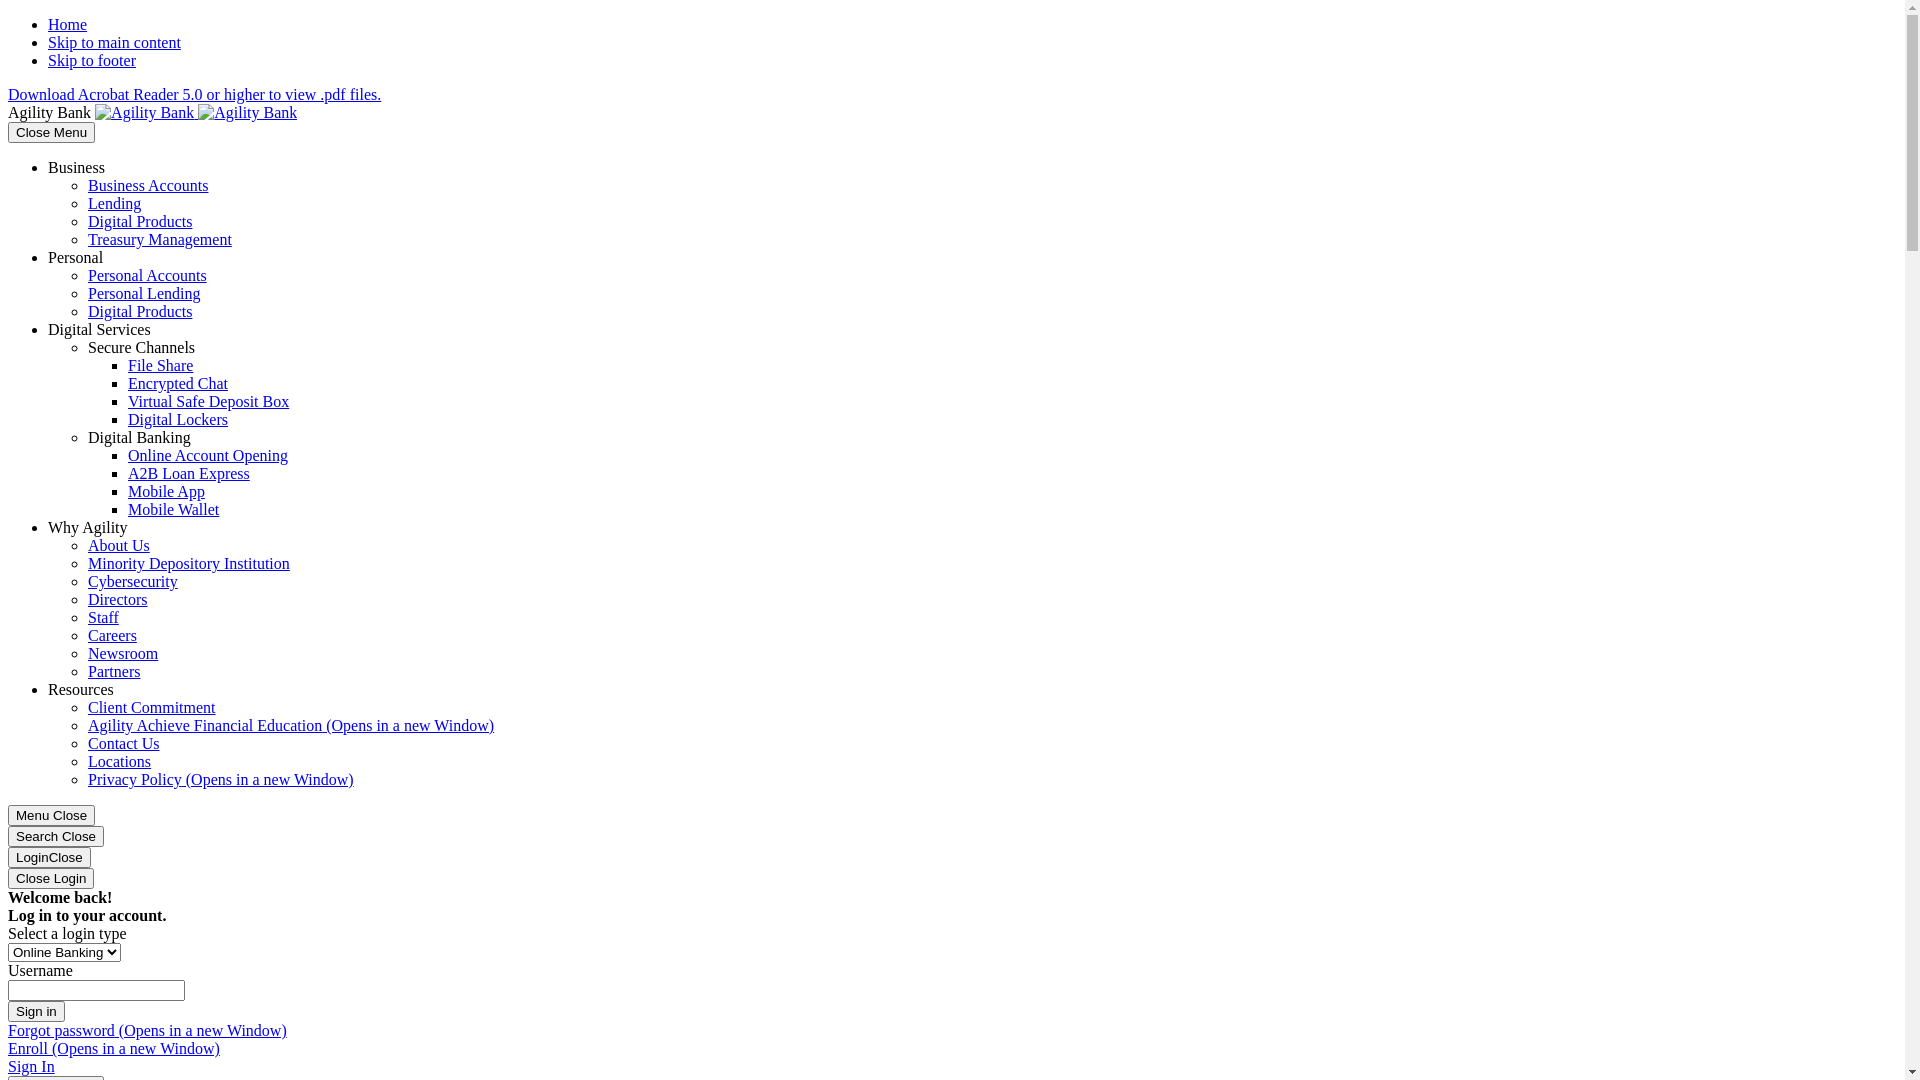 Image resolution: width=1920 pixels, height=1080 pixels. Describe the element at coordinates (117, 598) in the screenshot. I see `'Directors'` at that location.